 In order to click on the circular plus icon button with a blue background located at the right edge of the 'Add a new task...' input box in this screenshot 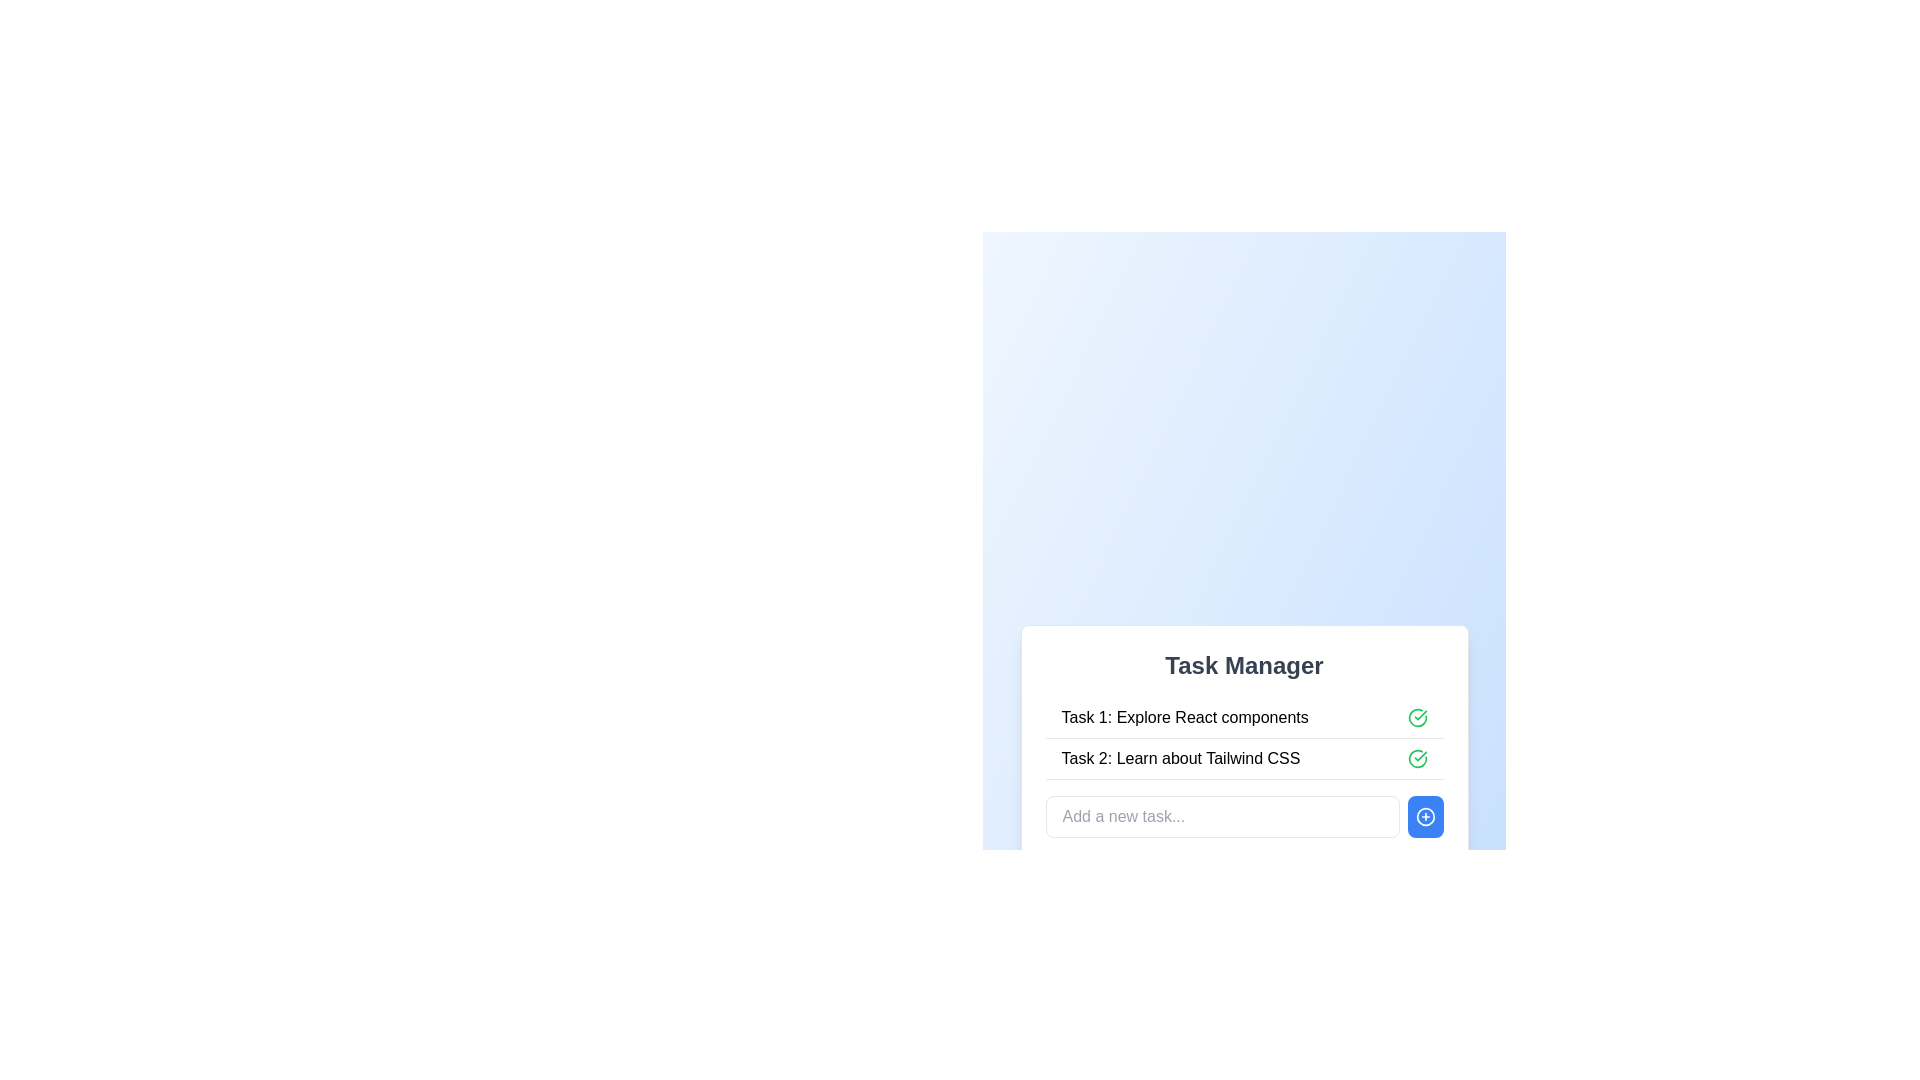, I will do `click(1424, 817)`.